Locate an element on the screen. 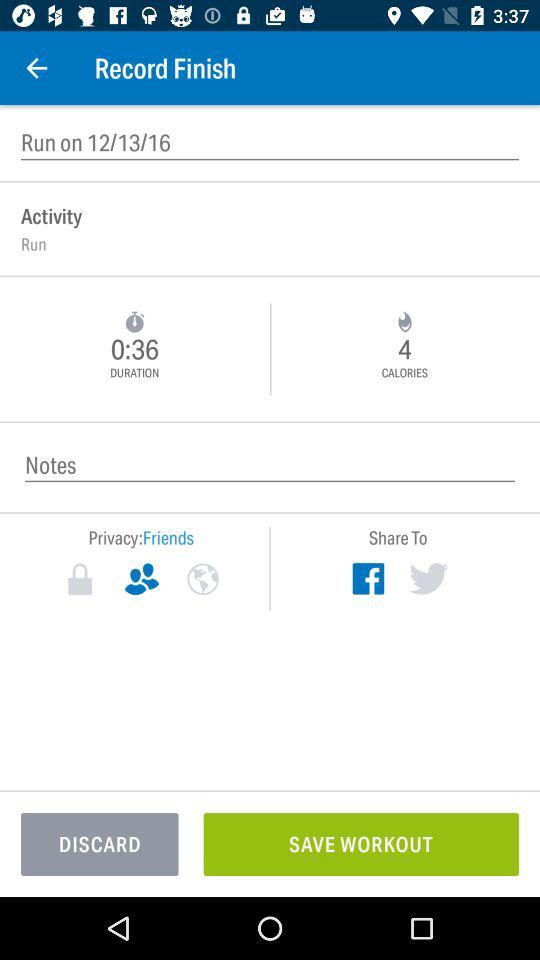 The width and height of the screenshot is (540, 960). the item below the friends is located at coordinates (202, 579).